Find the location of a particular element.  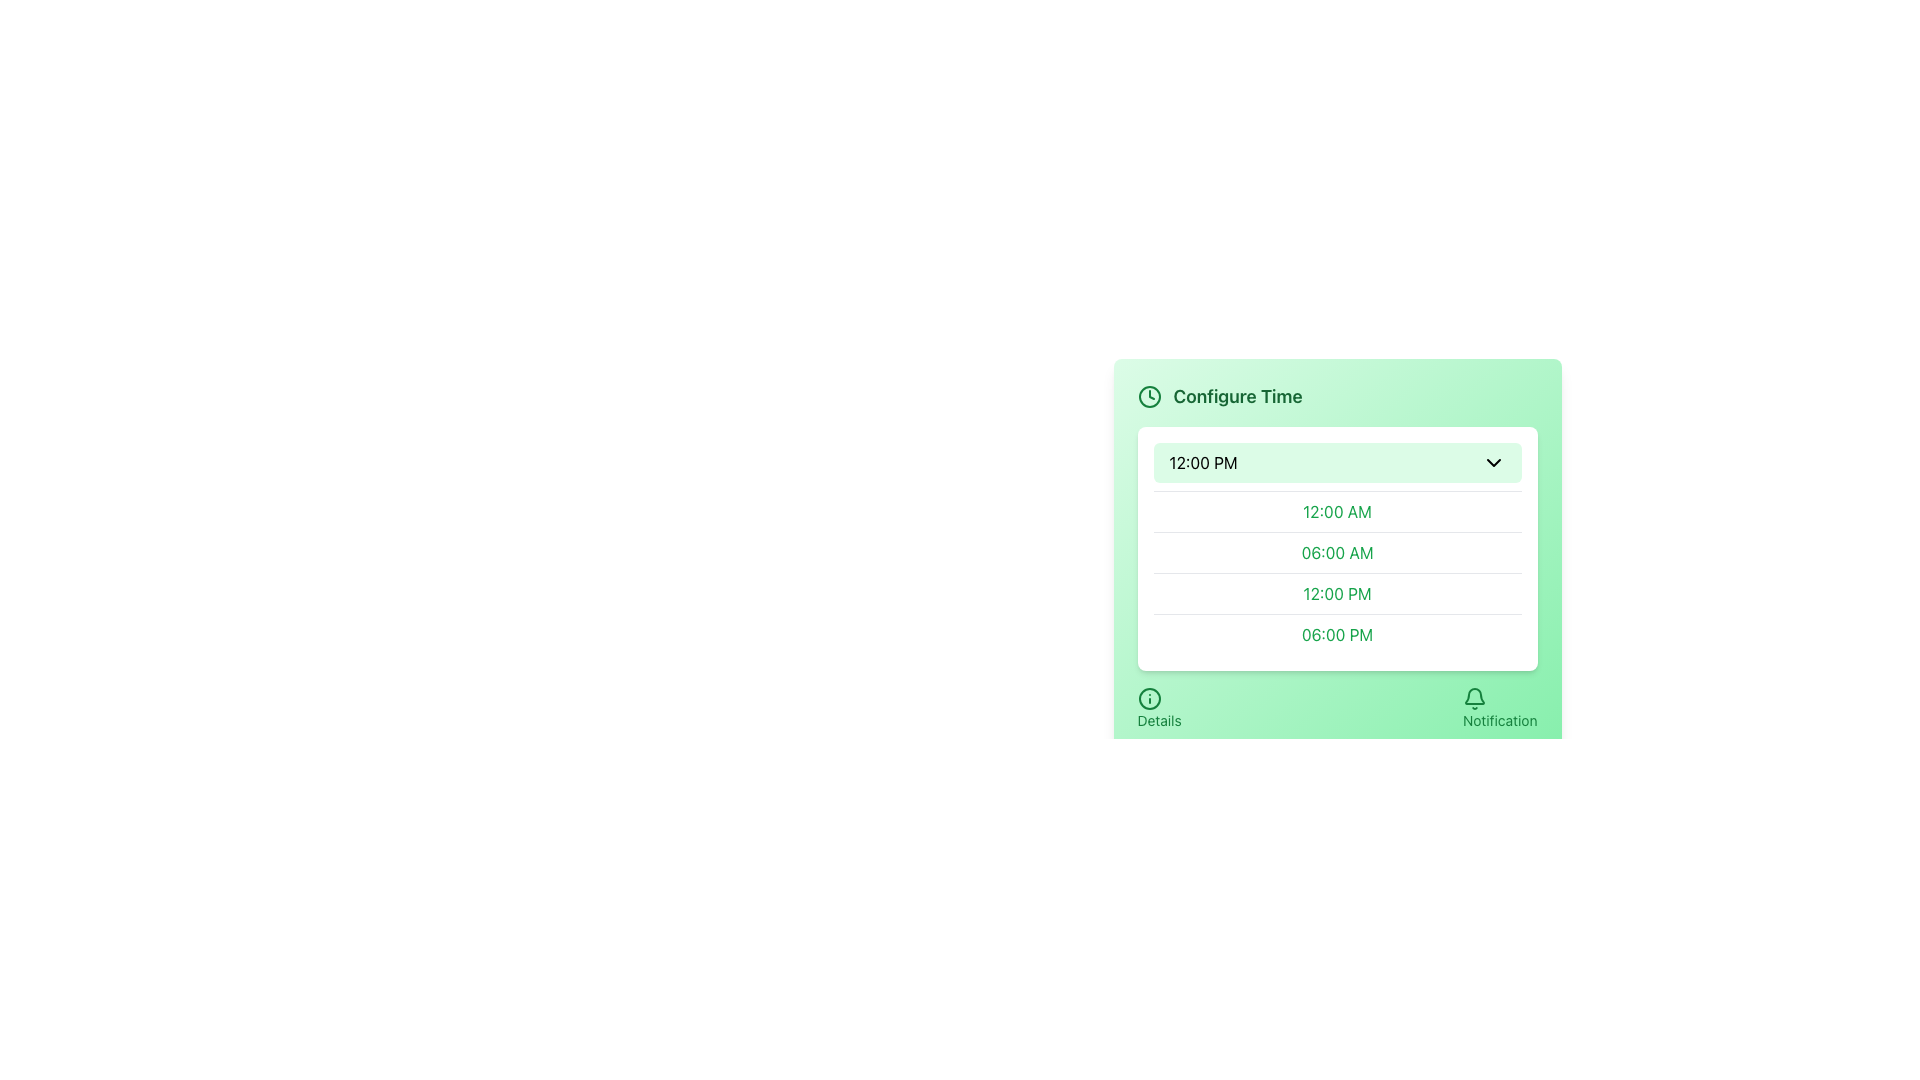

the time option '06:00 AM' in the time picker dropdown menu is located at coordinates (1337, 552).